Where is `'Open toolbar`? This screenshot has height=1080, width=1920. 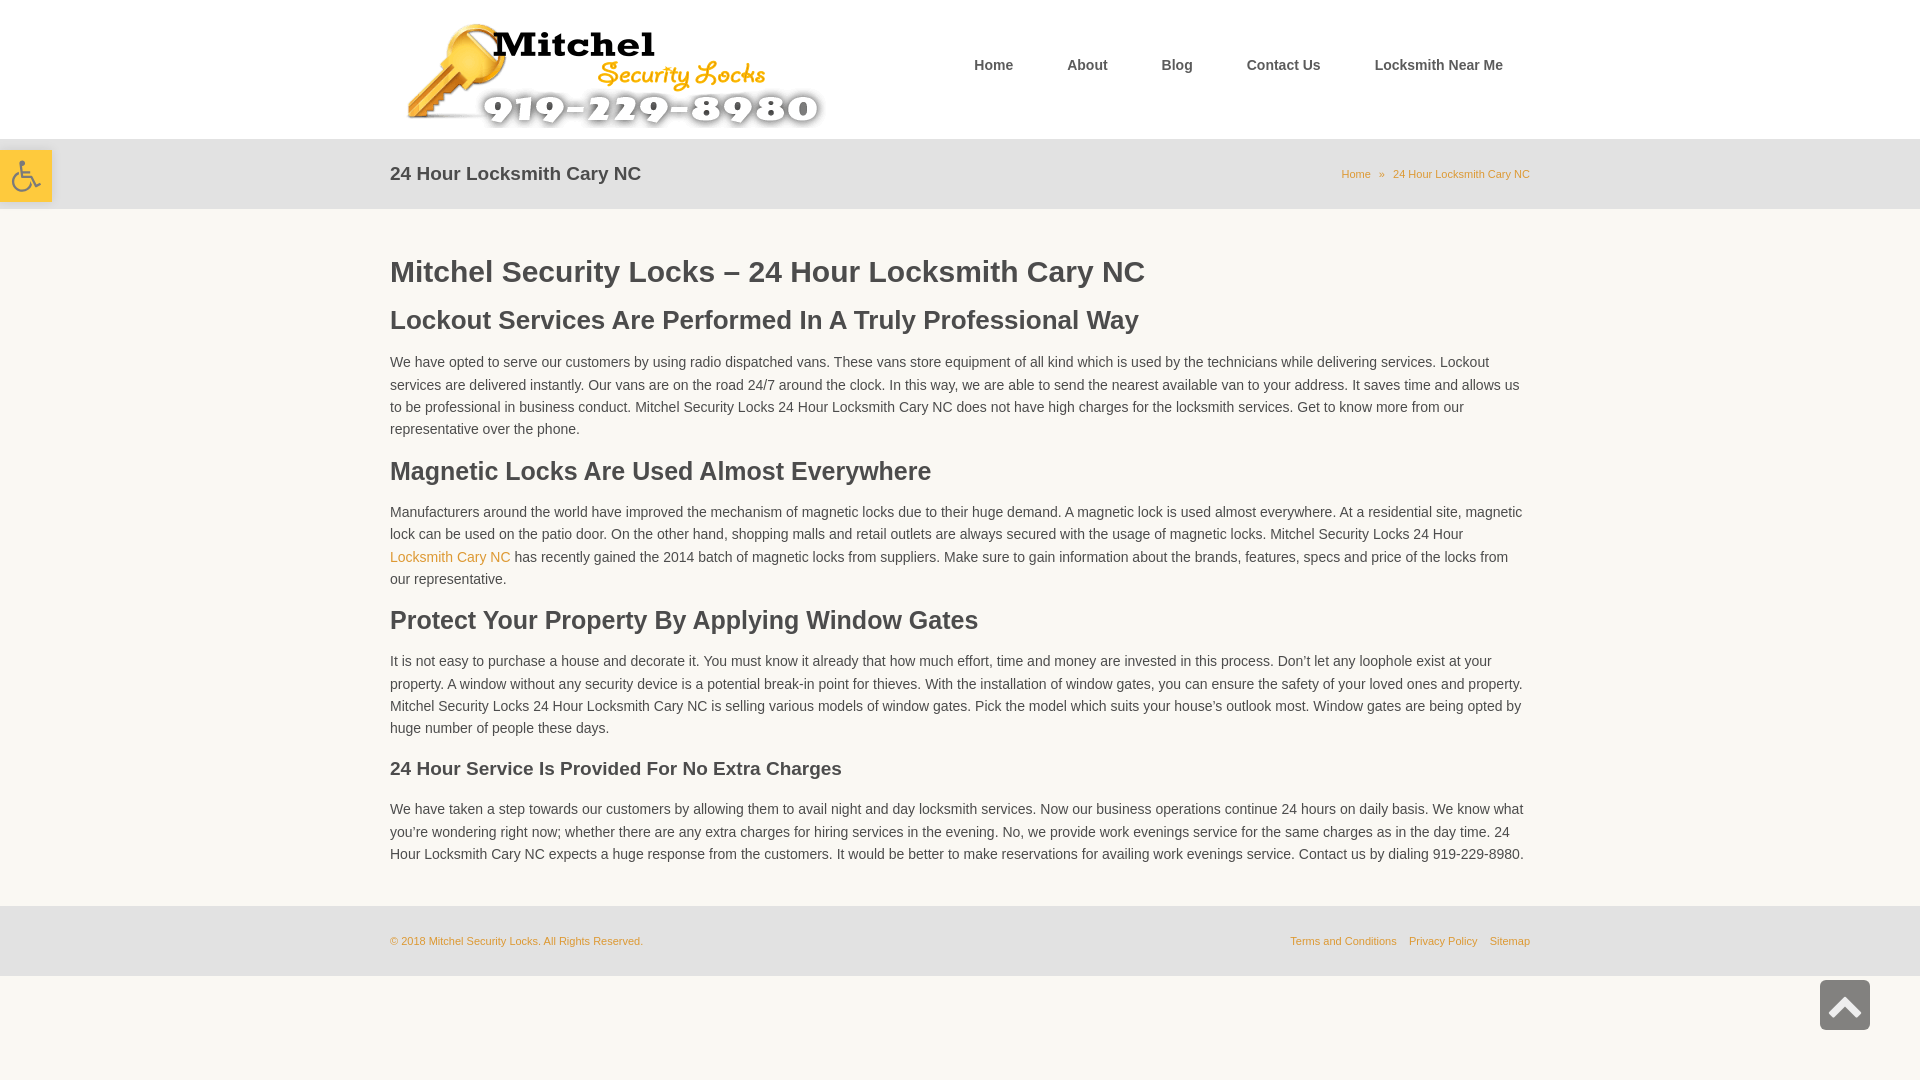 'Open toolbar is located at coordinates (25, 175).